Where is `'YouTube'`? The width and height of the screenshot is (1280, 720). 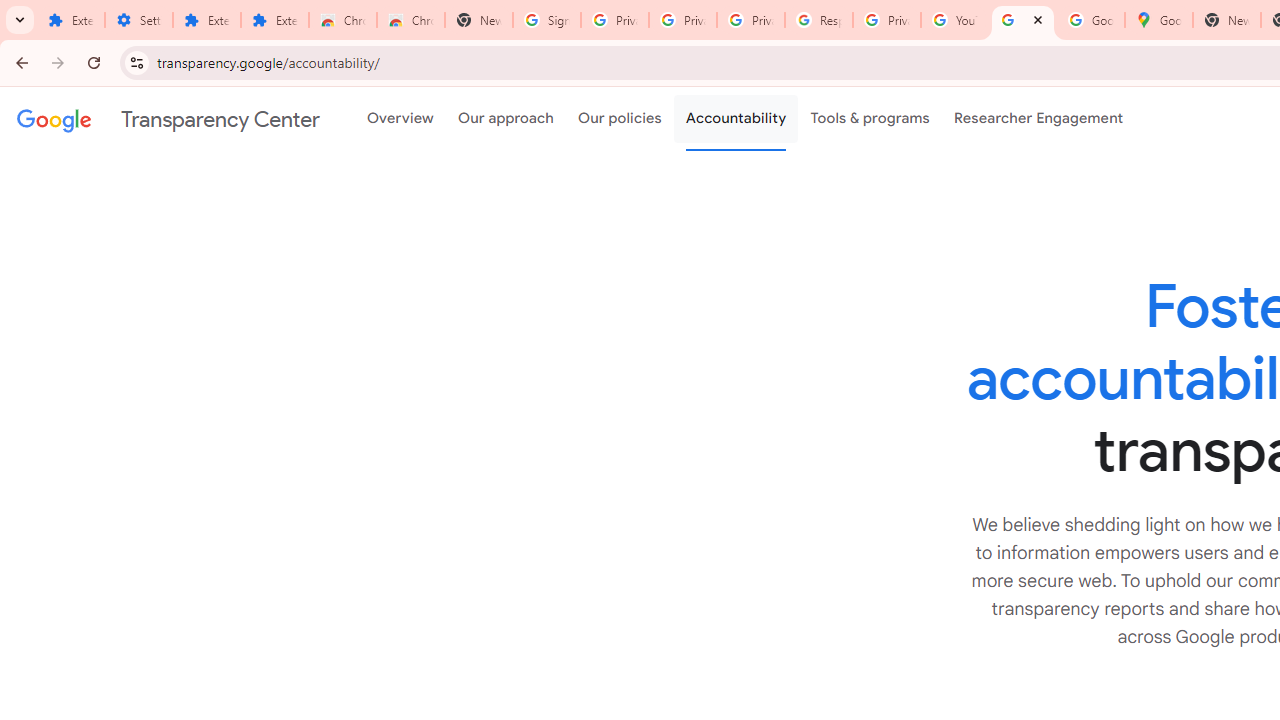
'YouTube' is located at coordinates (953, 20).